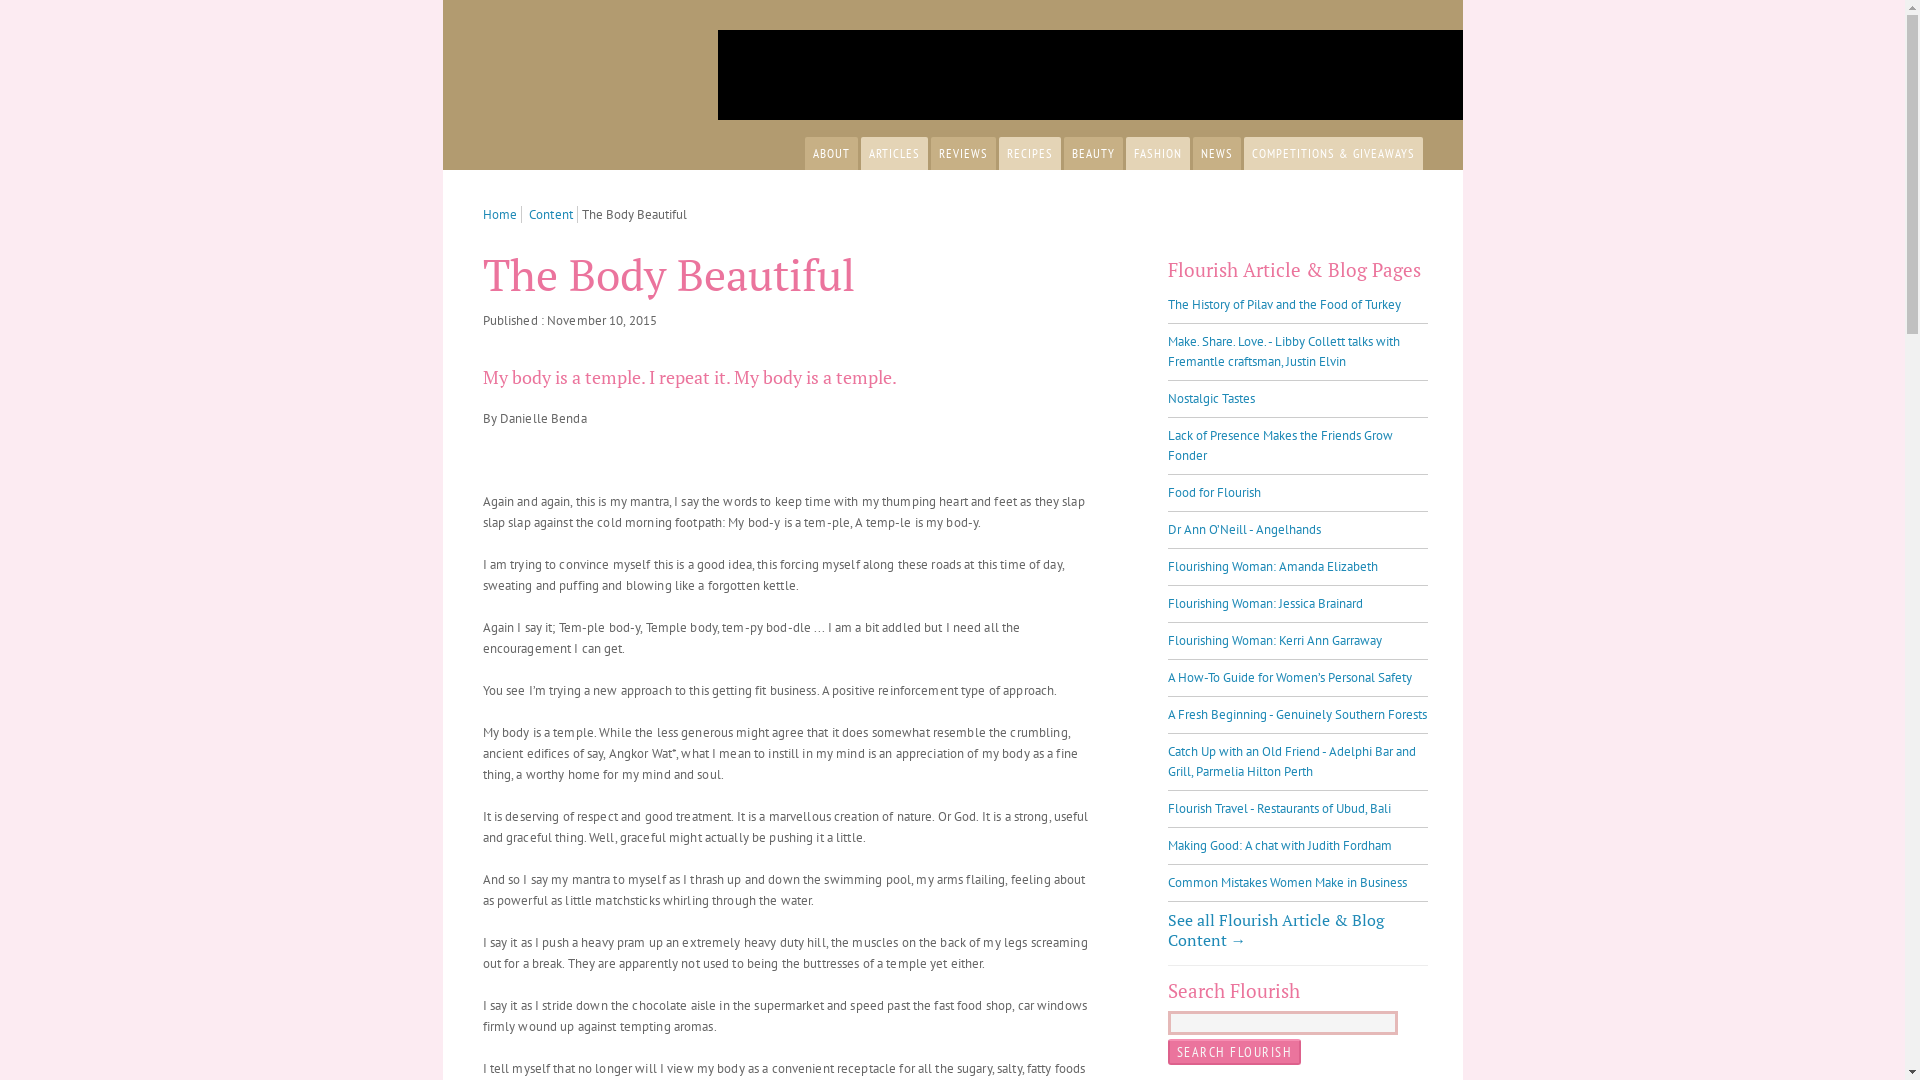 The height and width of the screenshot is (1080, 1920). What do you see at coordinates (1210, 398) in the screenshot?
I see `'Nostalgic Tastes'` at bounding box center [1210, 398].